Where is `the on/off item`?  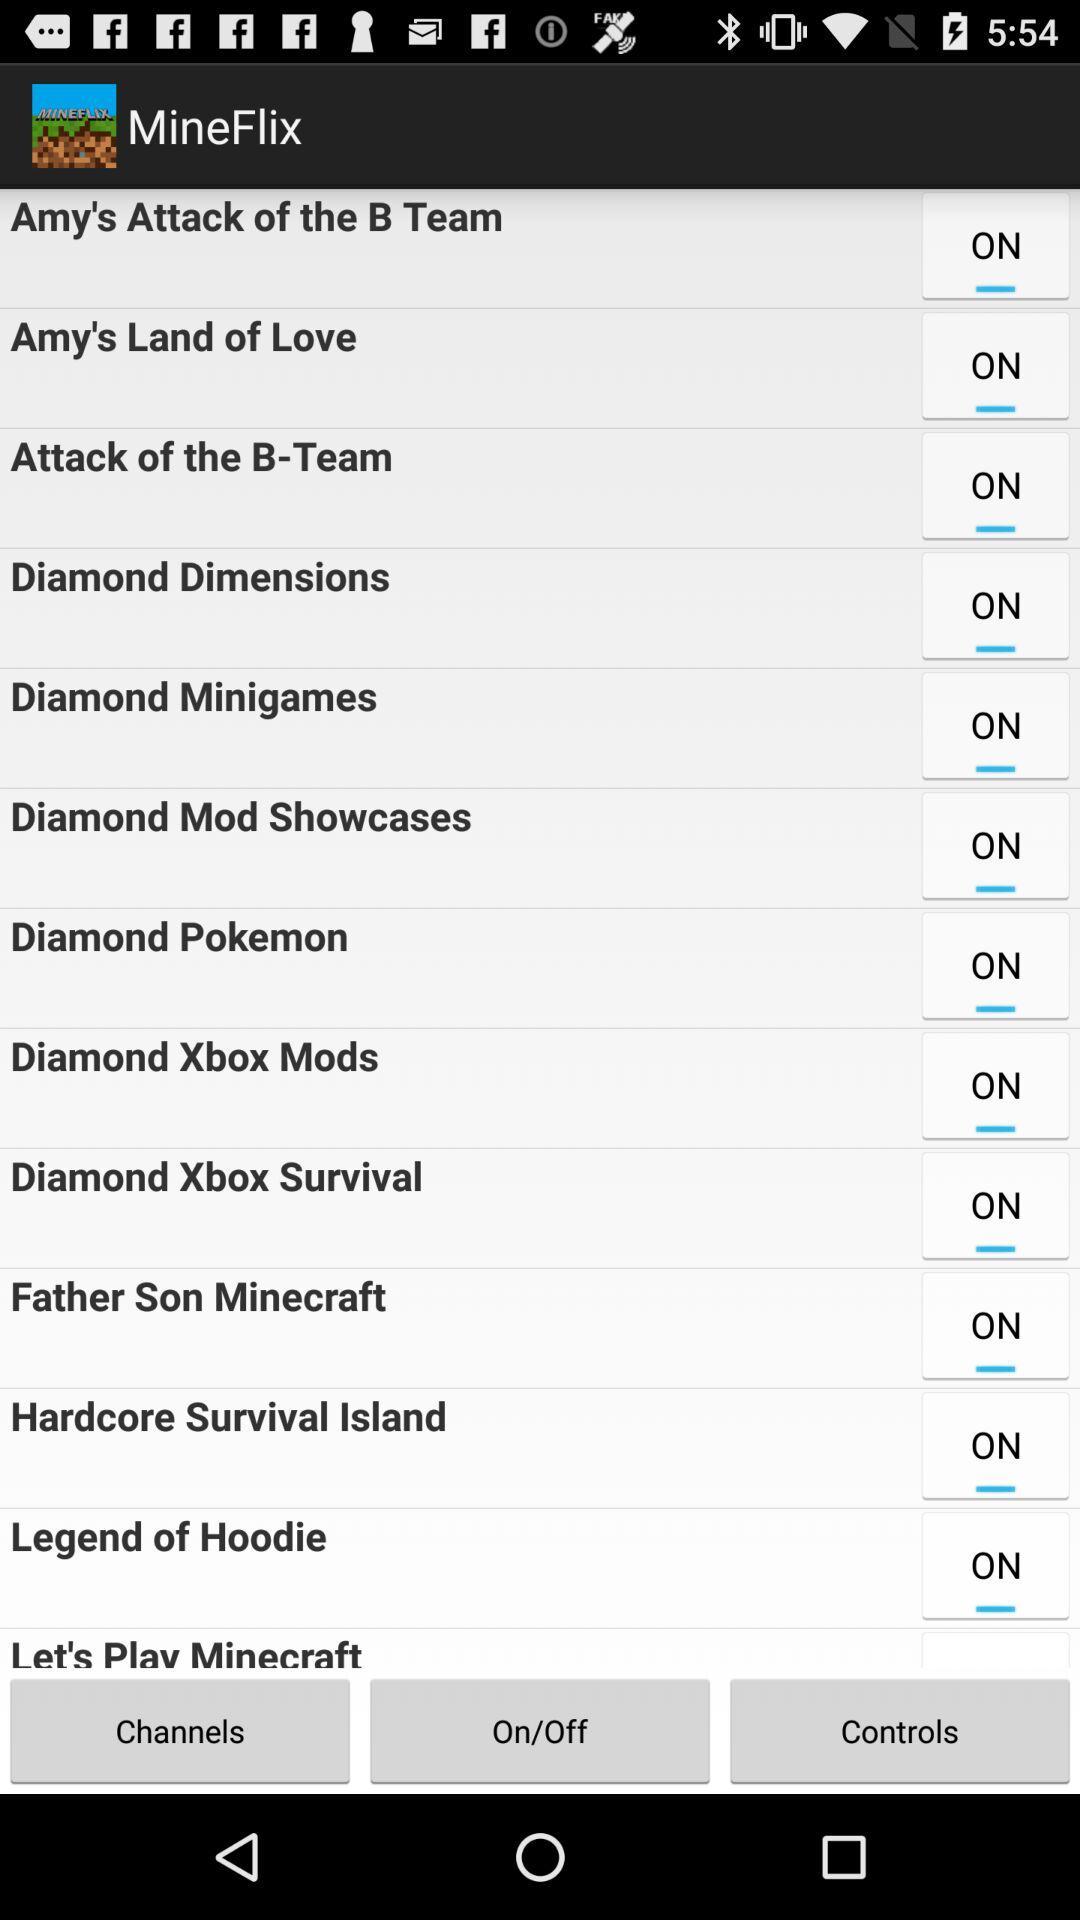 the on/off item is located at coordinates (540, 1730).